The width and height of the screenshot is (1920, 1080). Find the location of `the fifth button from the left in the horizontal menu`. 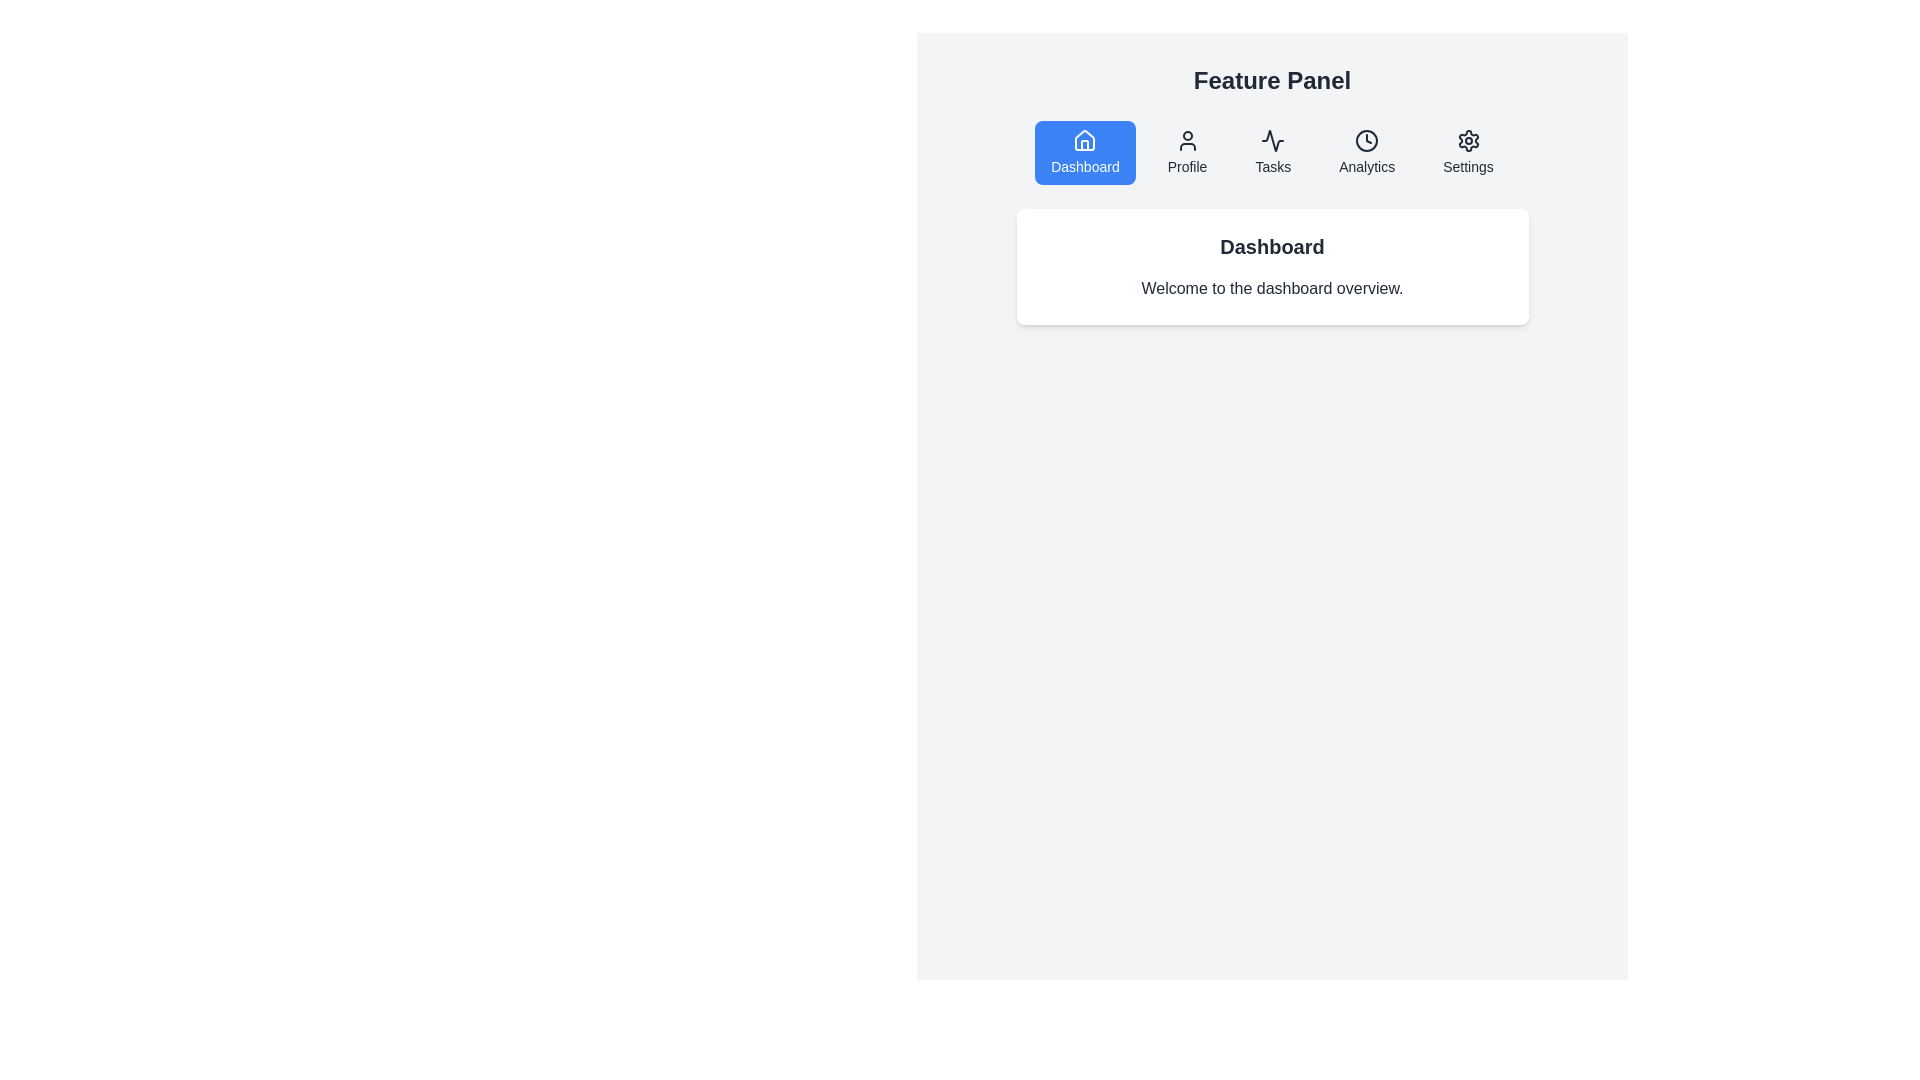

the fifth button from the left in the horizontal menu is located at coordinates (1468, 152).